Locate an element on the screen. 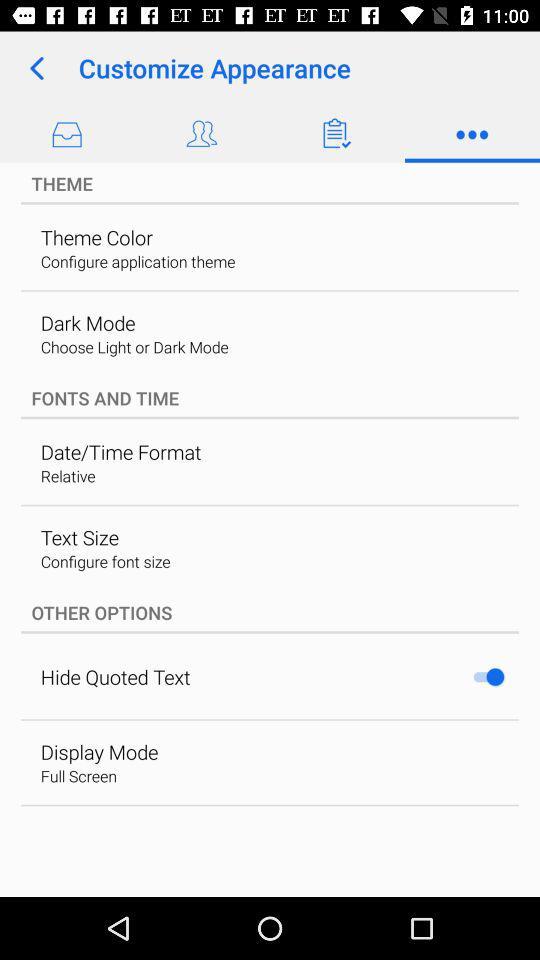 The width and height of the screenshot is (540, 960). item below the dark mode is located at coordinates (134, 347).